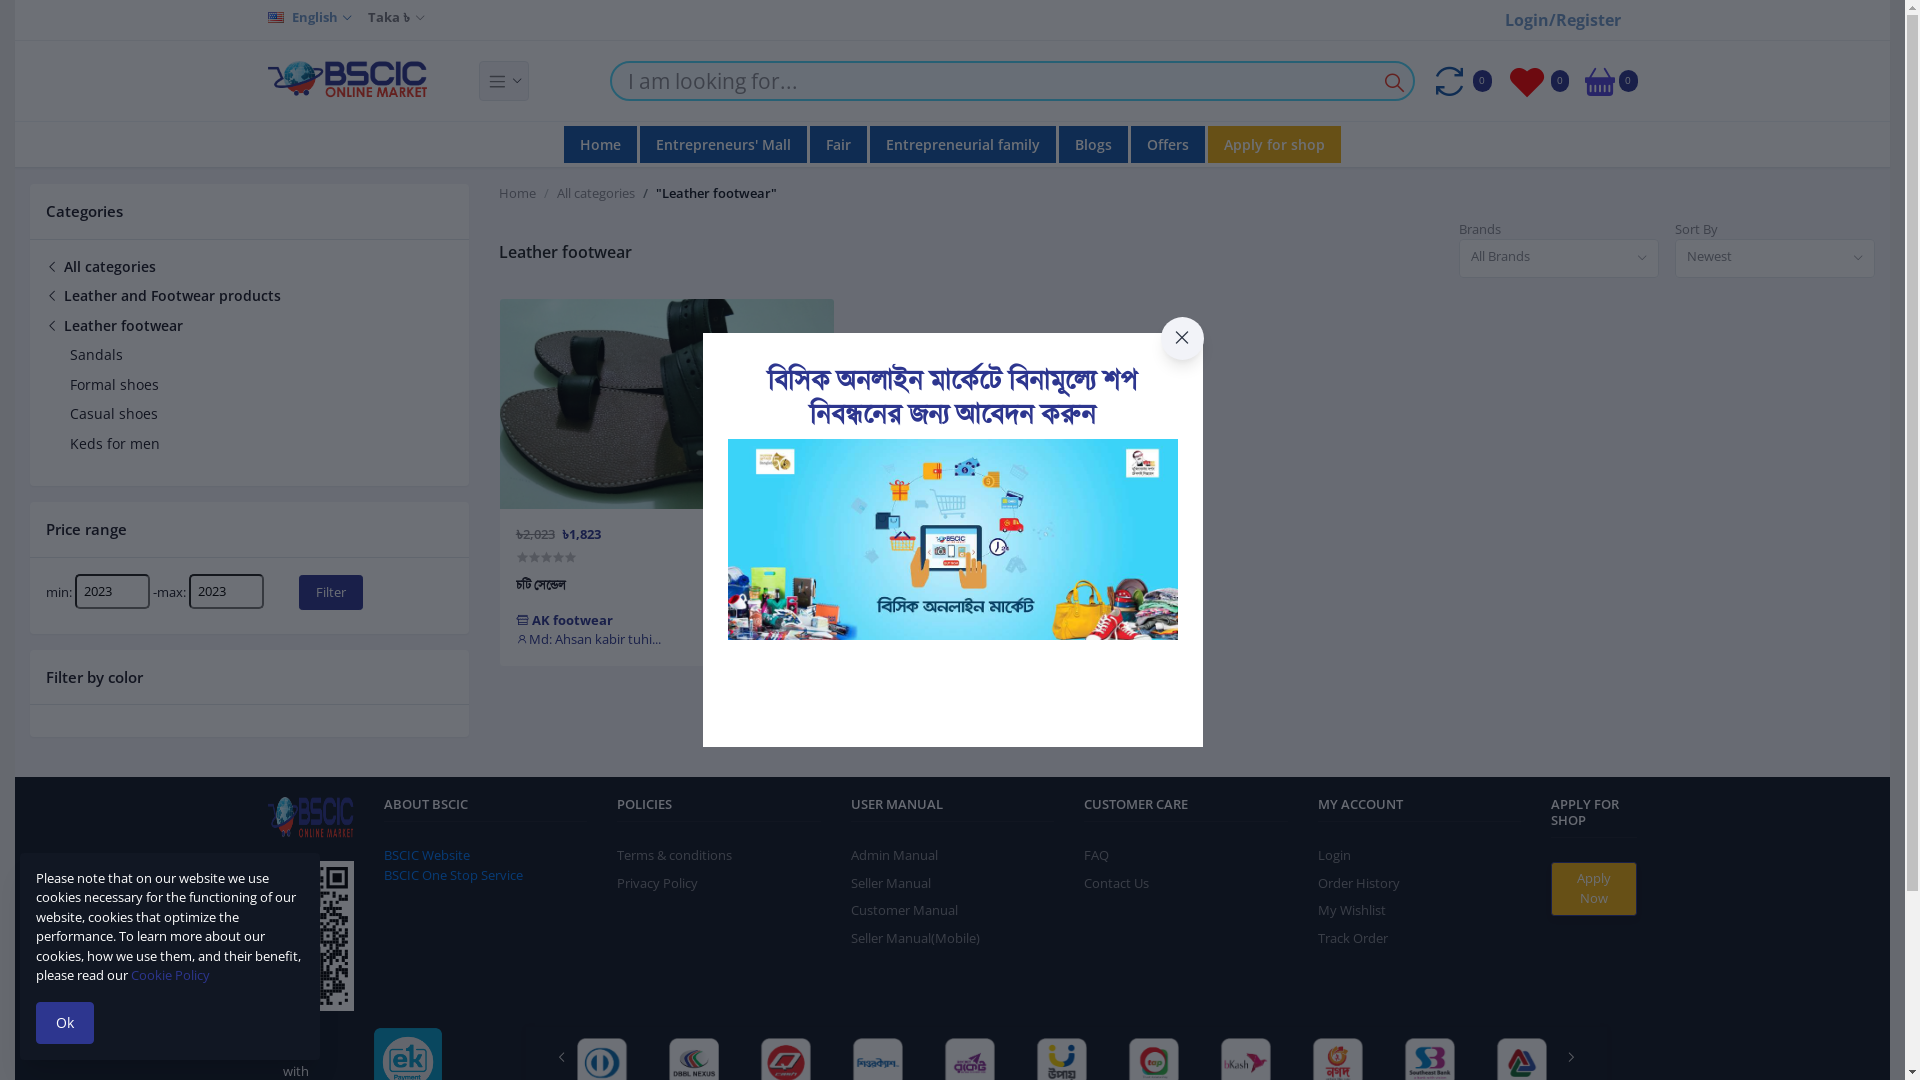 Image resolution: width=1920 pixels, height=1080 pixels. Describe the element at coordinates (893, 855) in the screenshot. I see `'Admin Manual'` at that location.